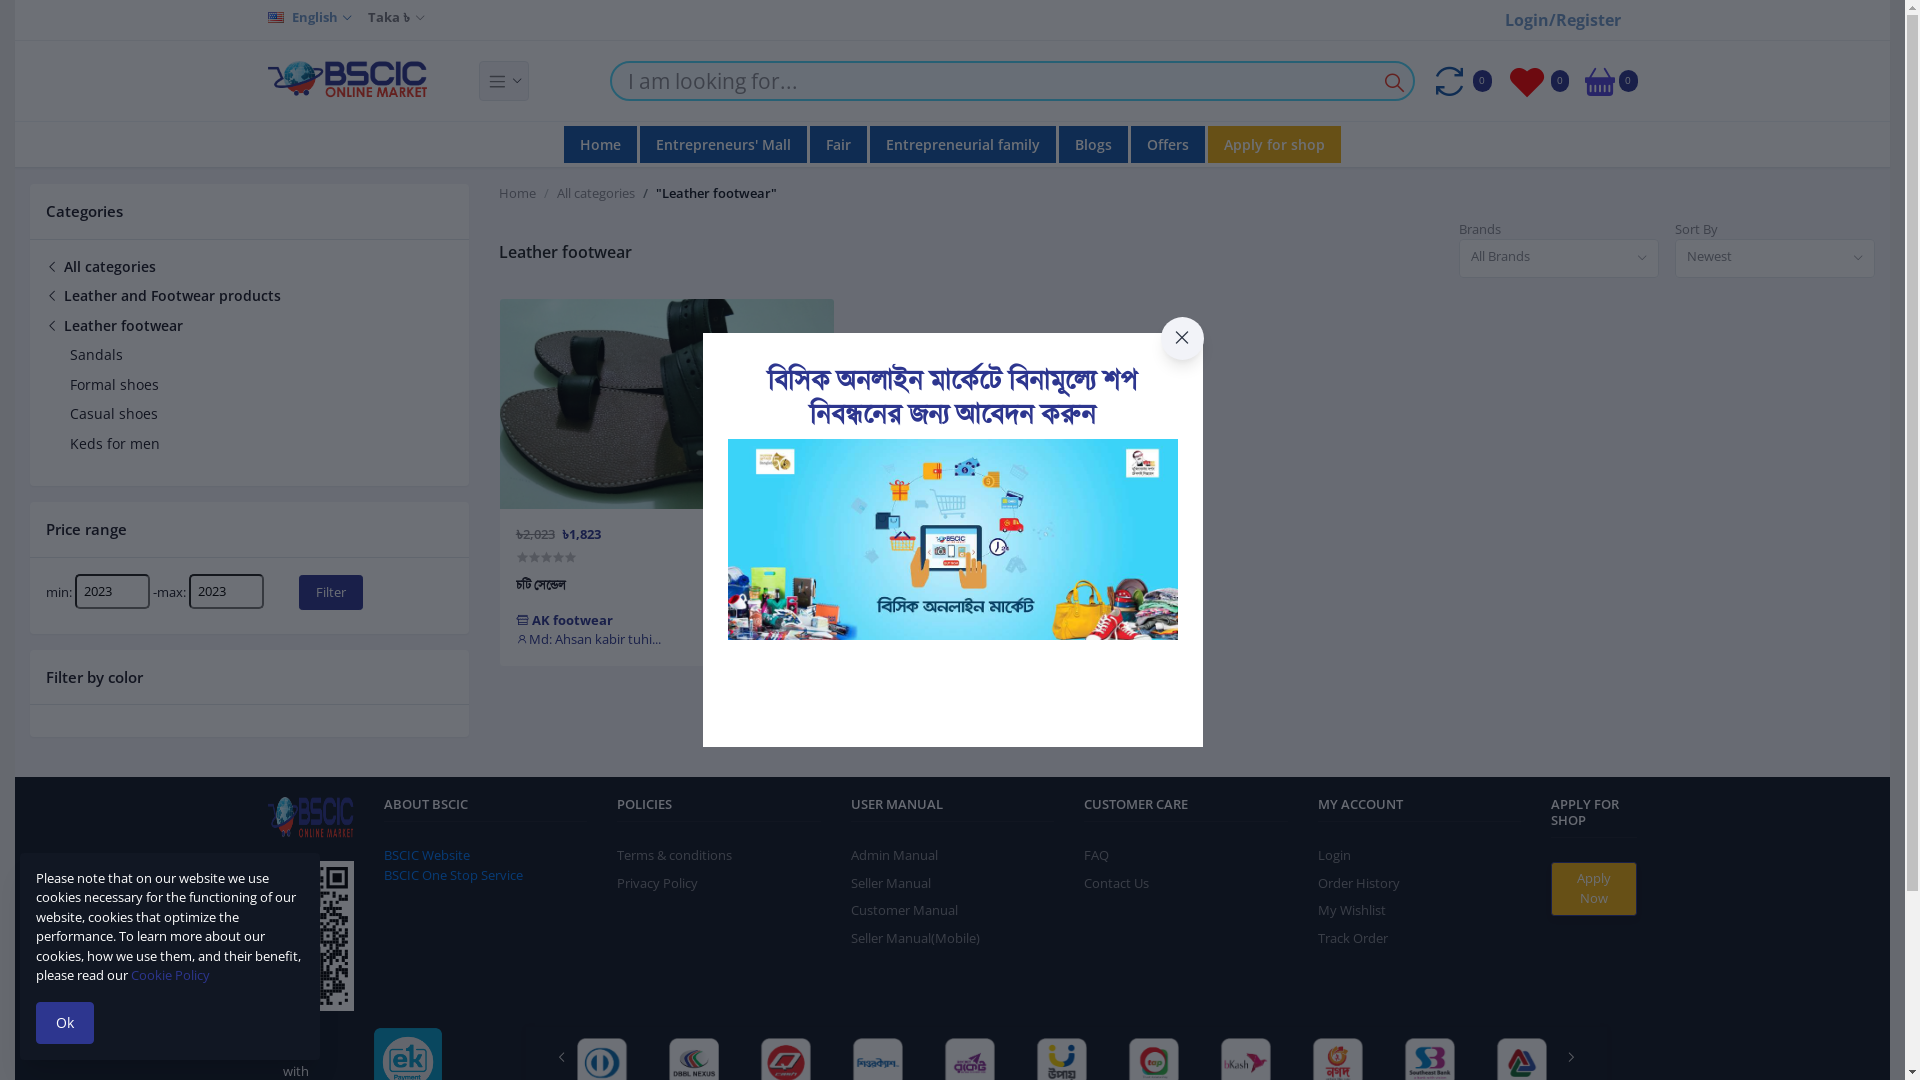 Image resolution: width=1920 pixels, height=1080 pixels. Describe the element at coordinates (893, 855) in the screenshot. I see `'Admin Manual'` at that location.